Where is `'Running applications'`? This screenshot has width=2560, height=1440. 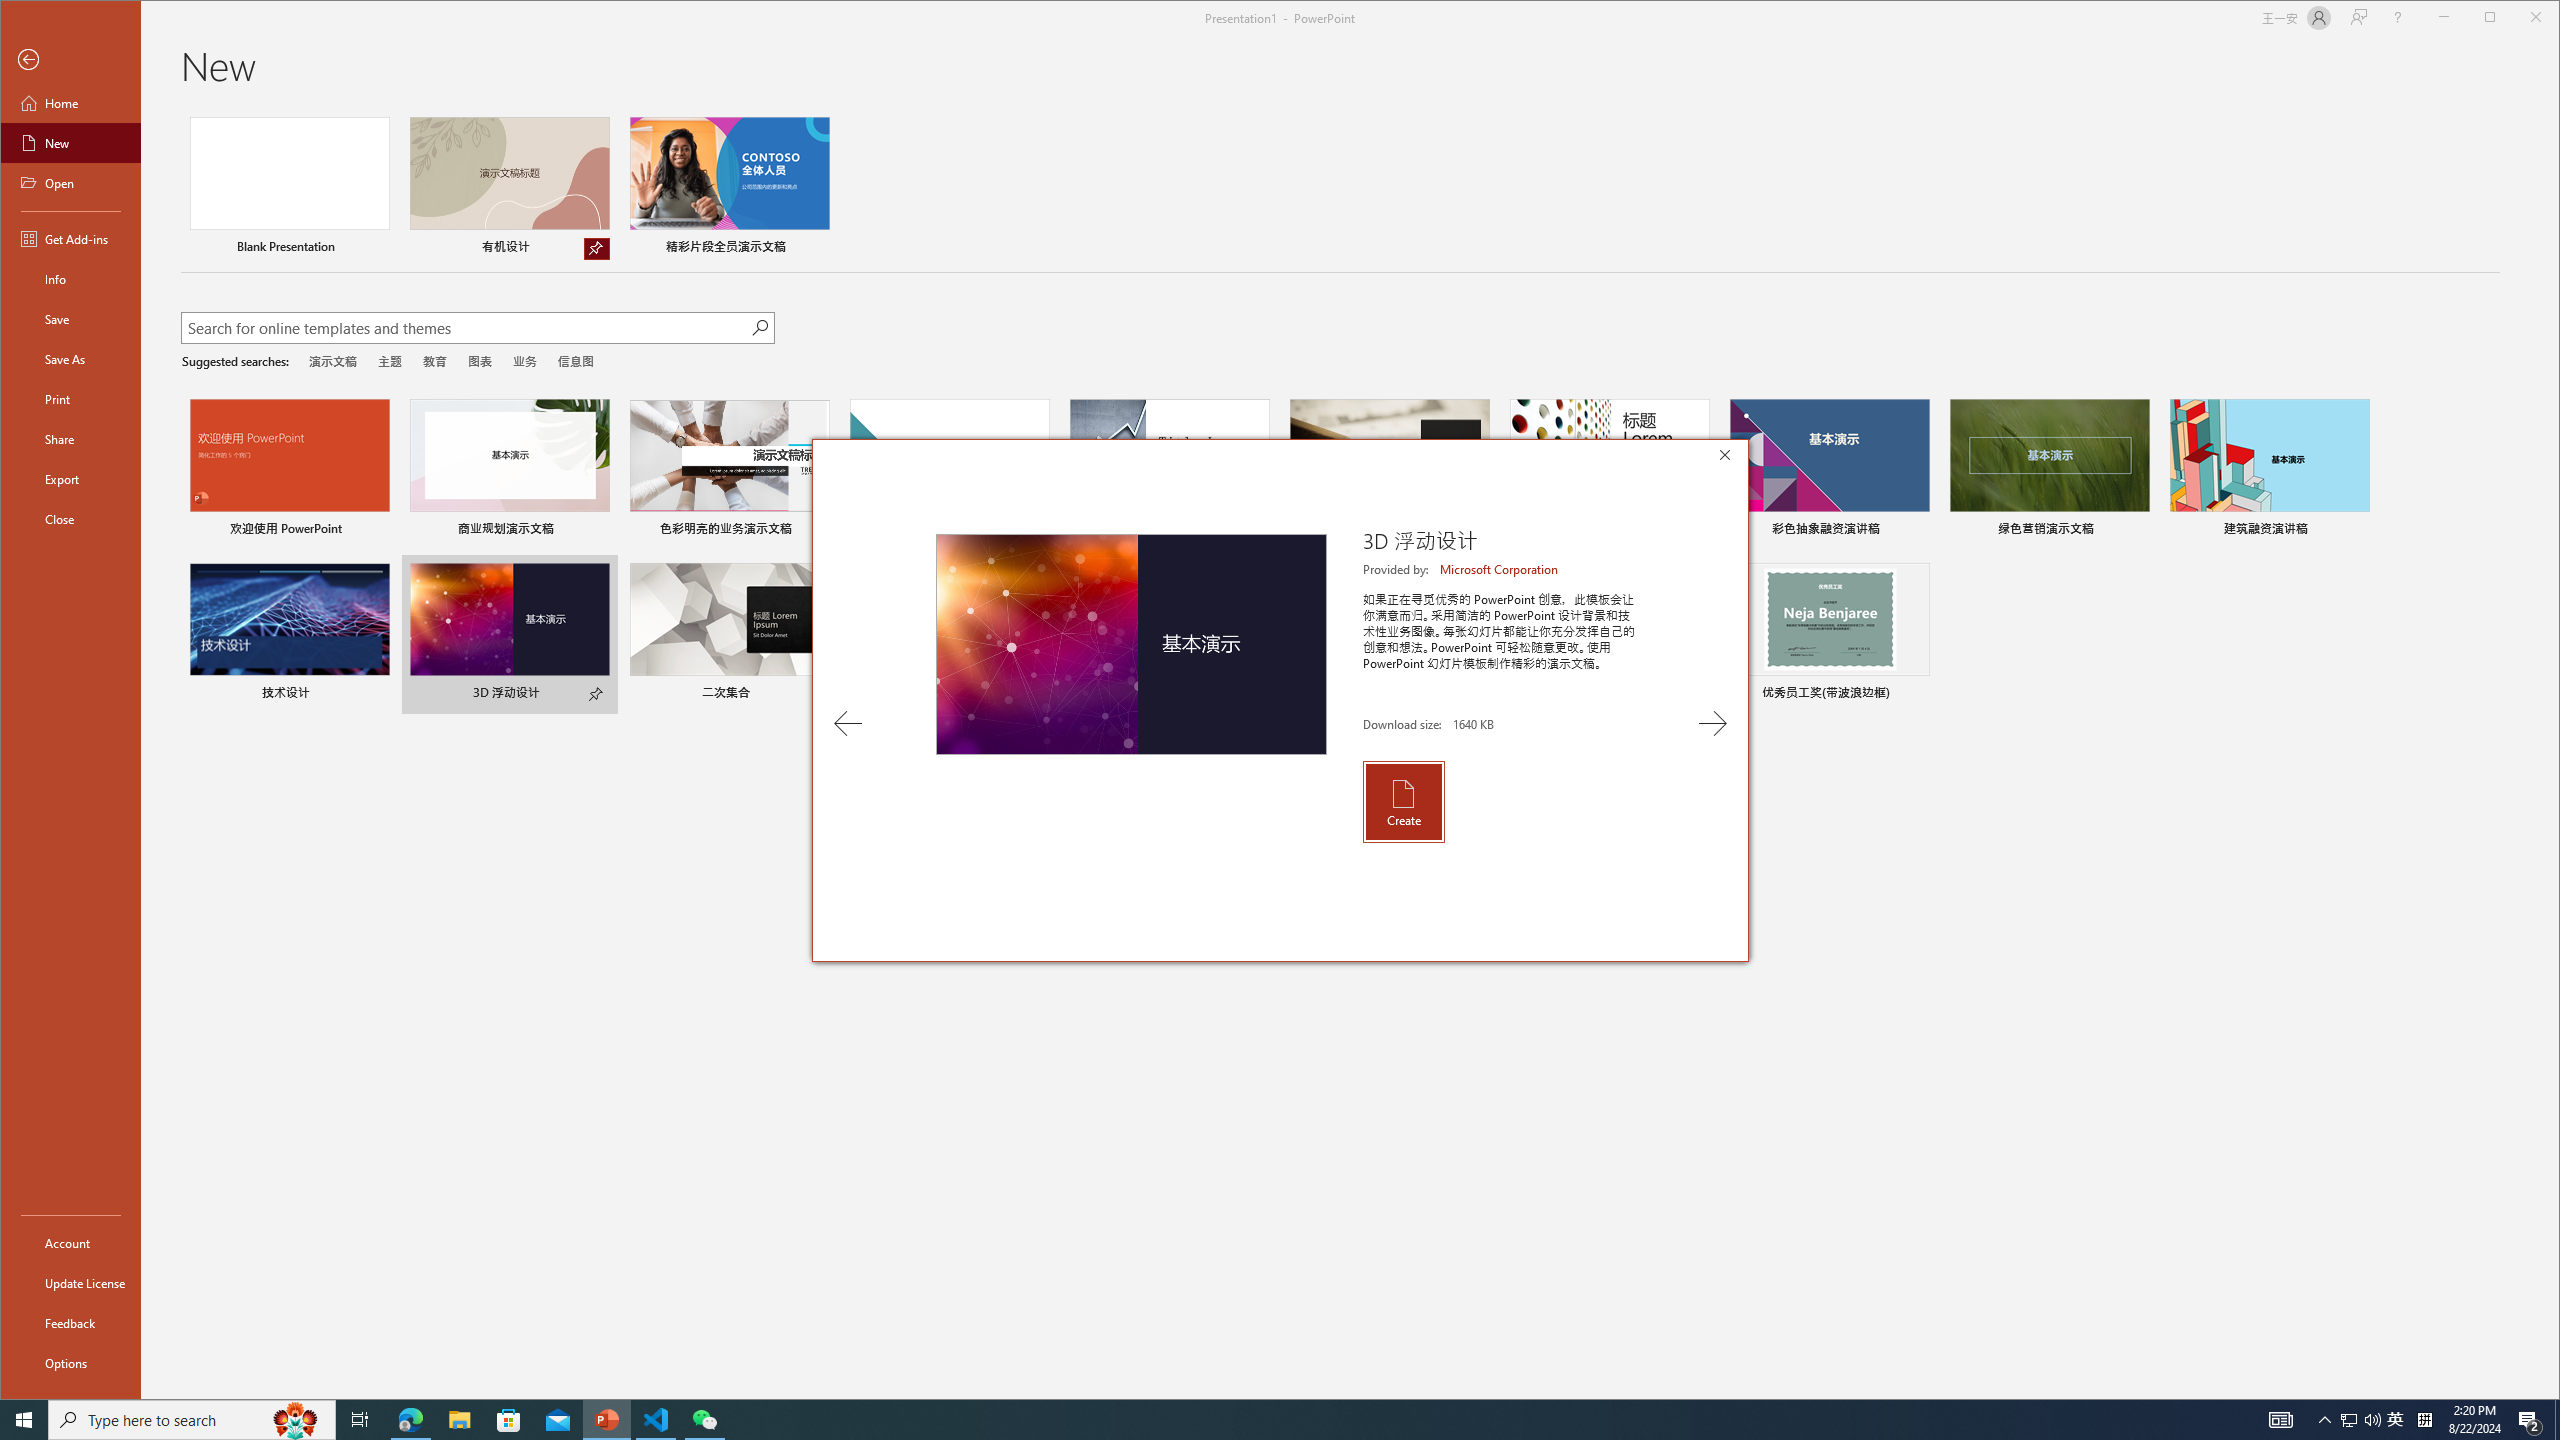 'Running applications' is located at coordinates (1243, 1418).